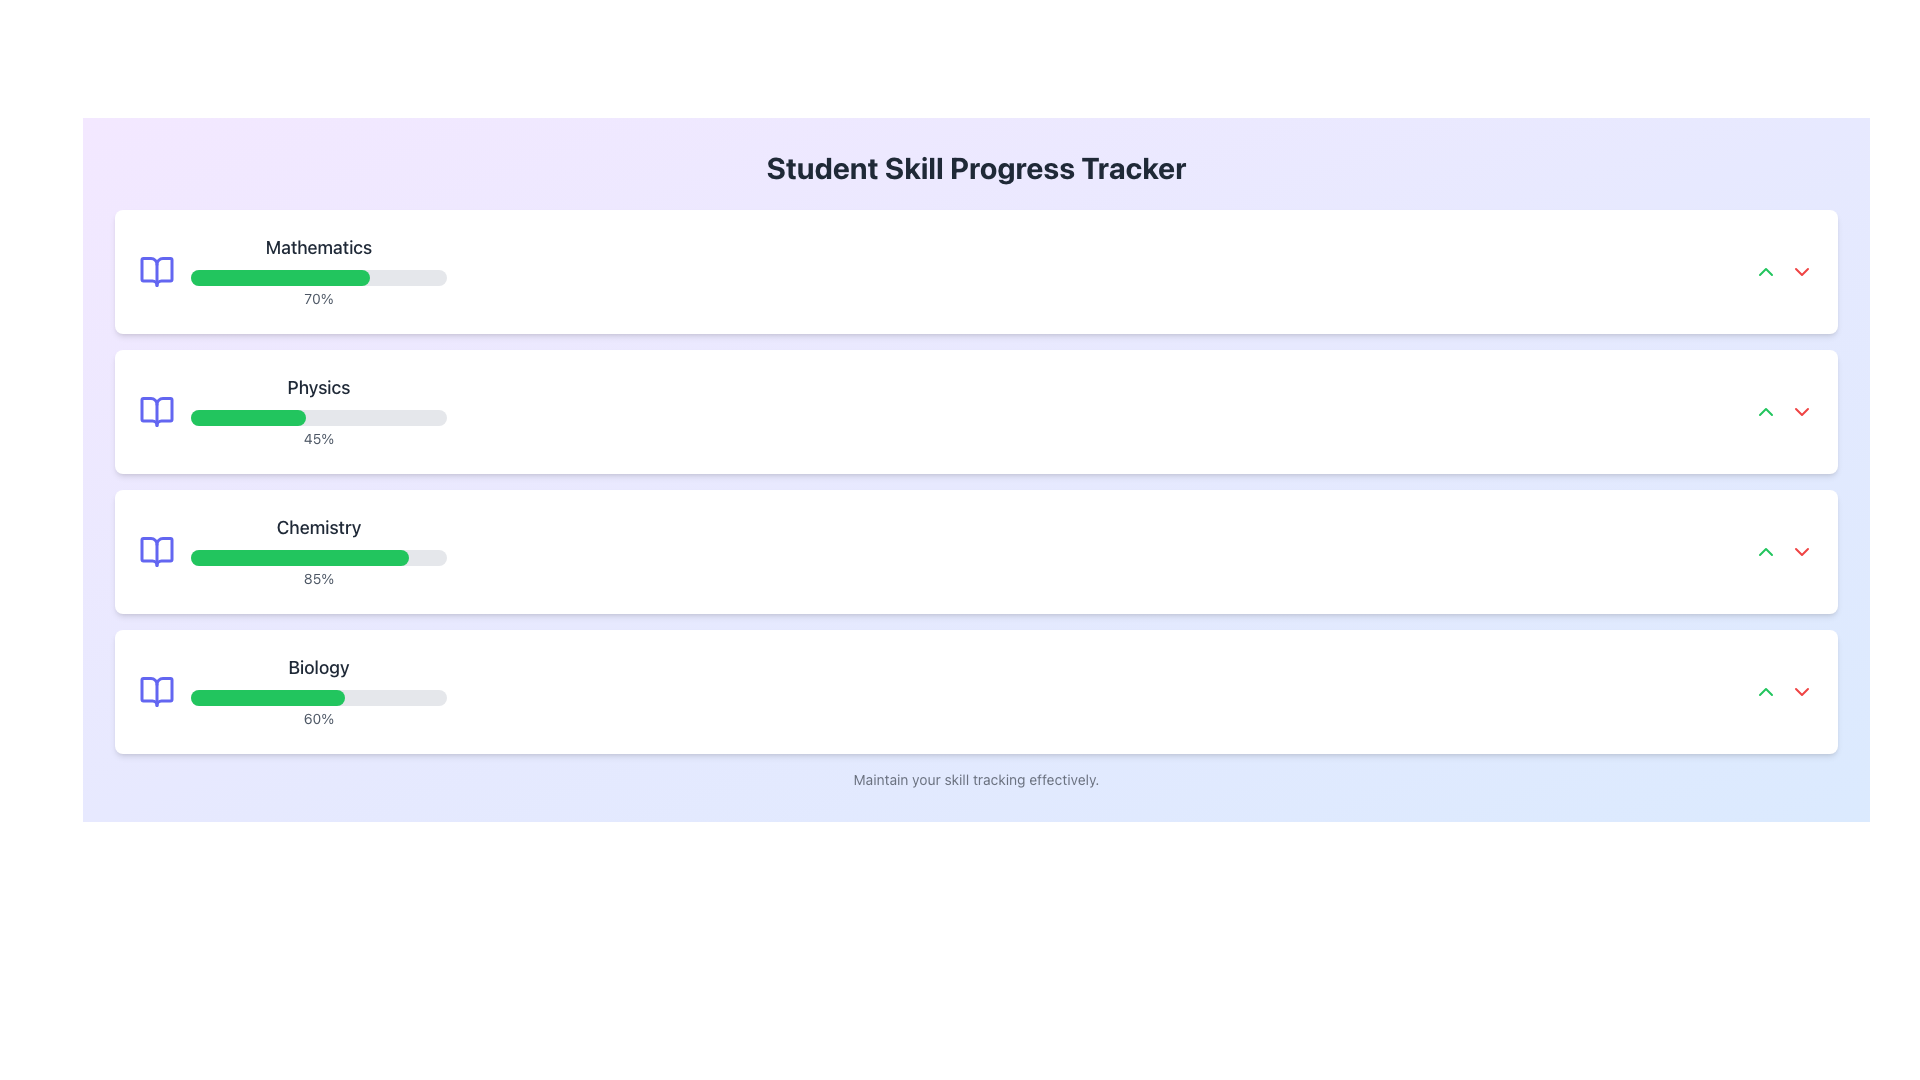 The image size is (1920, 1080). What do you see at coordinates (317, 578) in the screenshot?
I see `the display text showing '85%' located to the right of the progress bar in the third card of the skill progress trackers for 'Chemistry'` at bounding box center [317, 578].